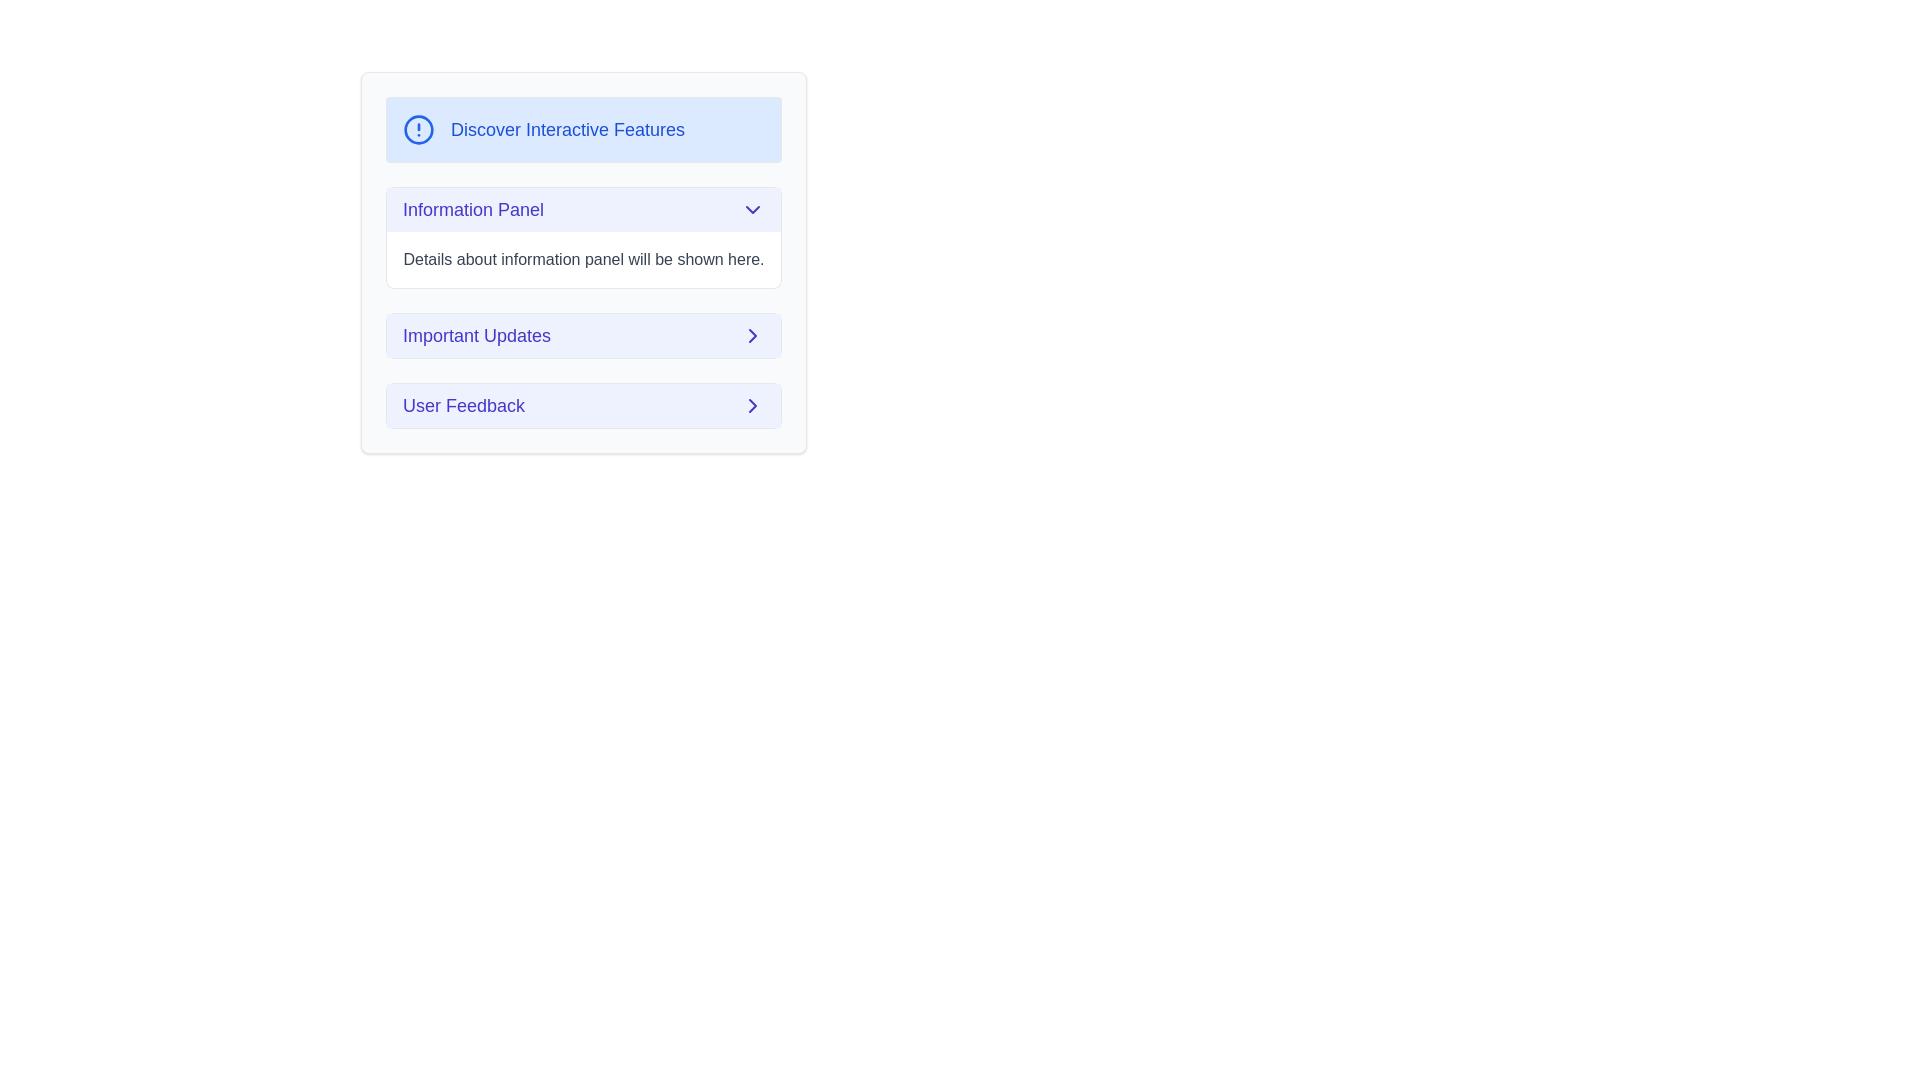 The image size is (1920, 1080). Describe the element at coordinates (463, 405) in the screenshot. I see `the label located inside the sidebar, which indicates user feedback and is positioned below a chevron icon` at that location.